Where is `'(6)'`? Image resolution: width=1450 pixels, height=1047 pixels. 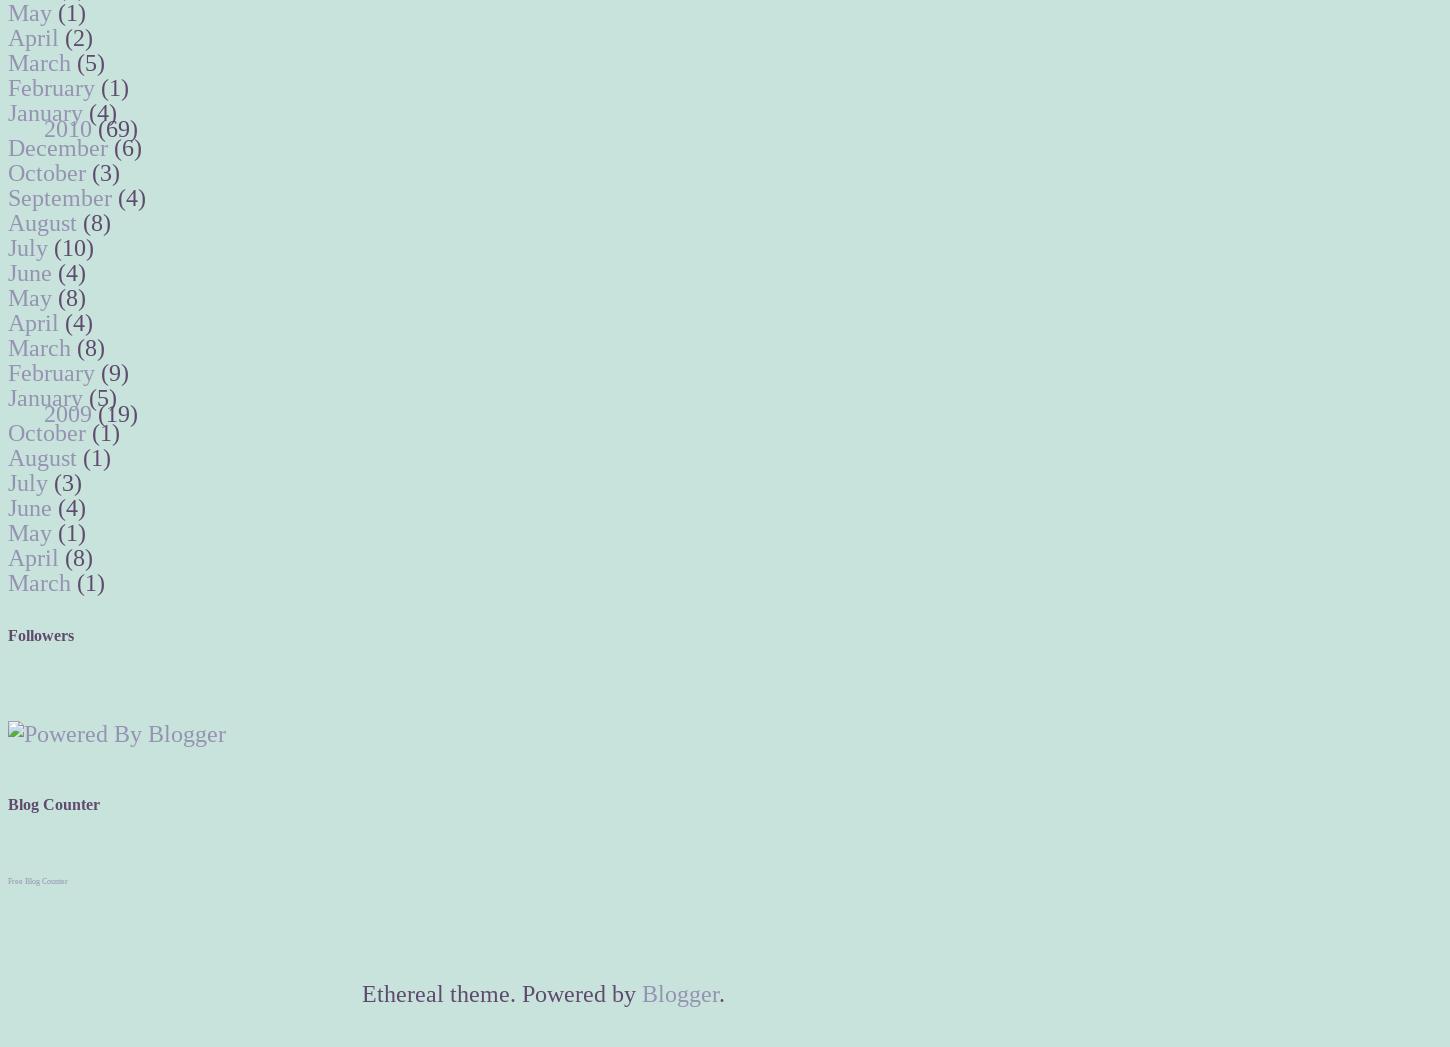 '(6)' is located at coordinates (127, 148).